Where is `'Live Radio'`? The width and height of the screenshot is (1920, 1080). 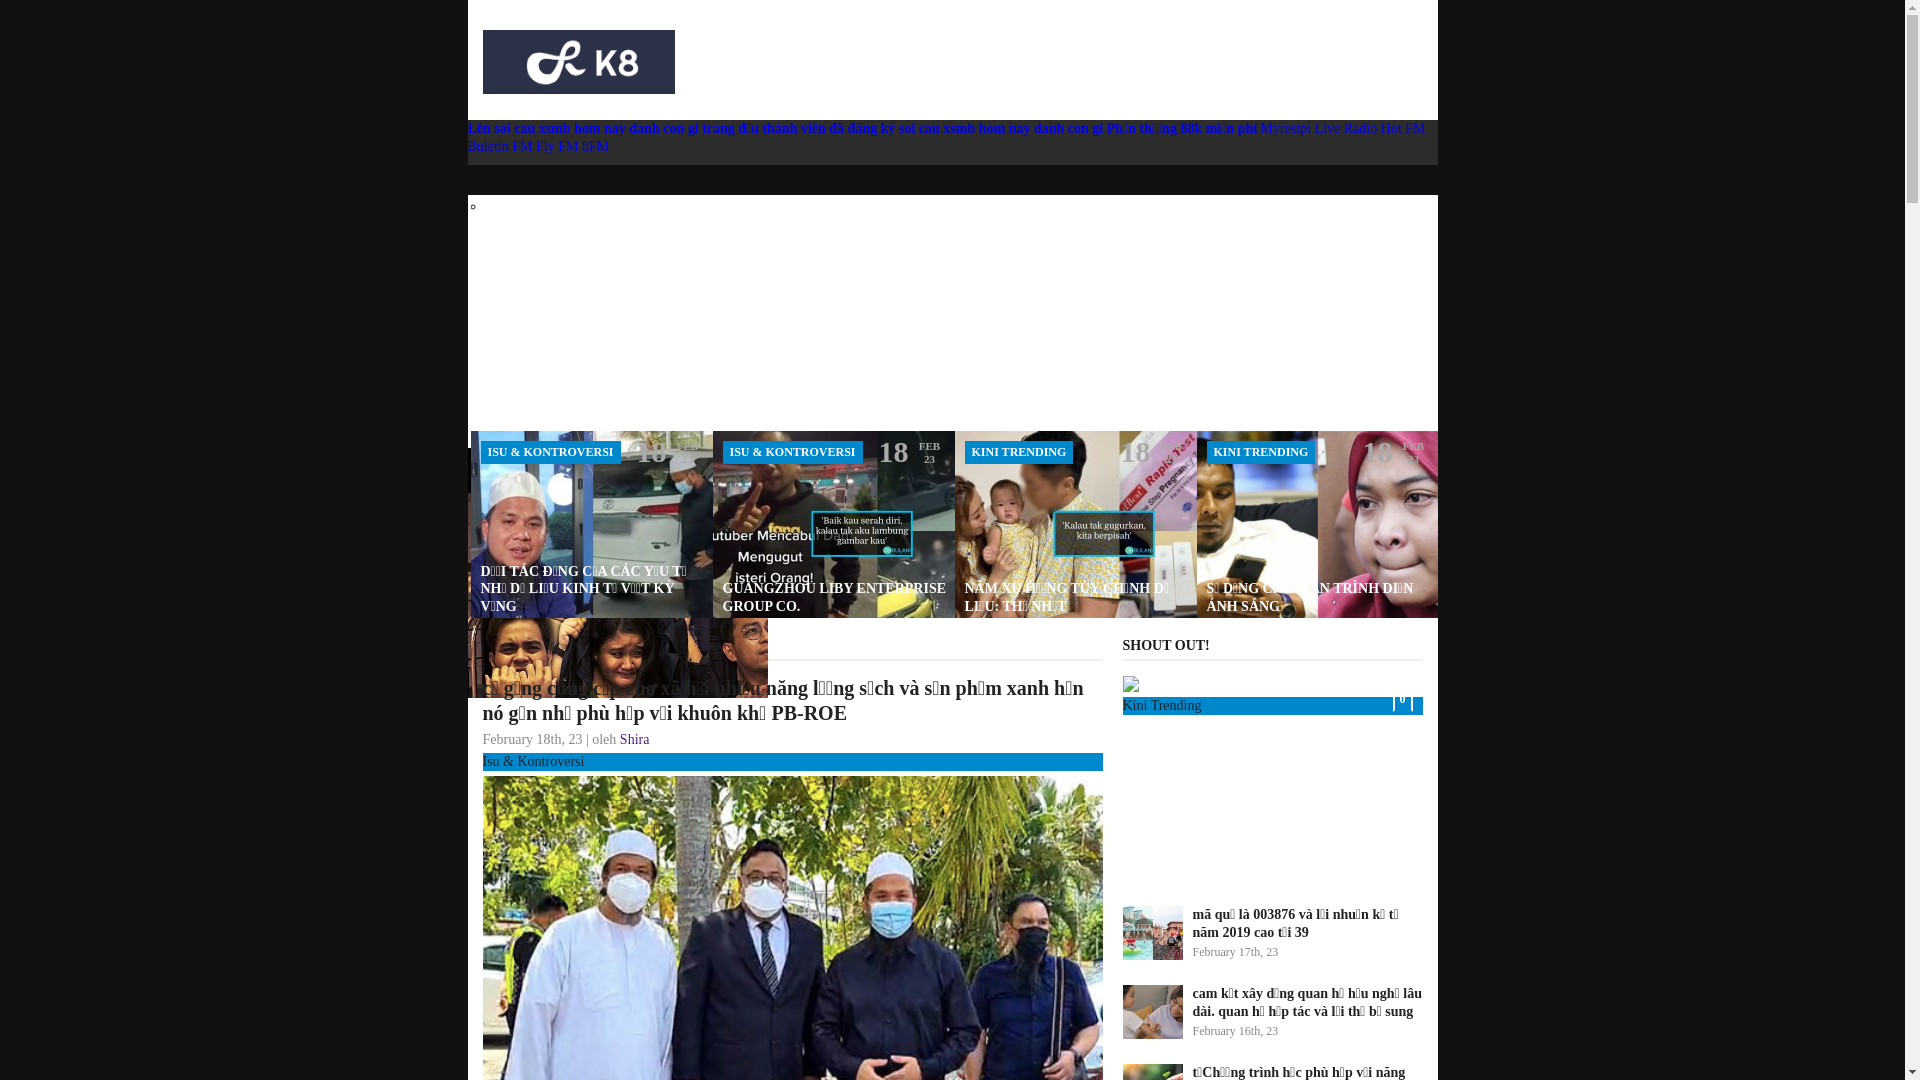 'Live Radio' is located at coordinates (1346, 128).